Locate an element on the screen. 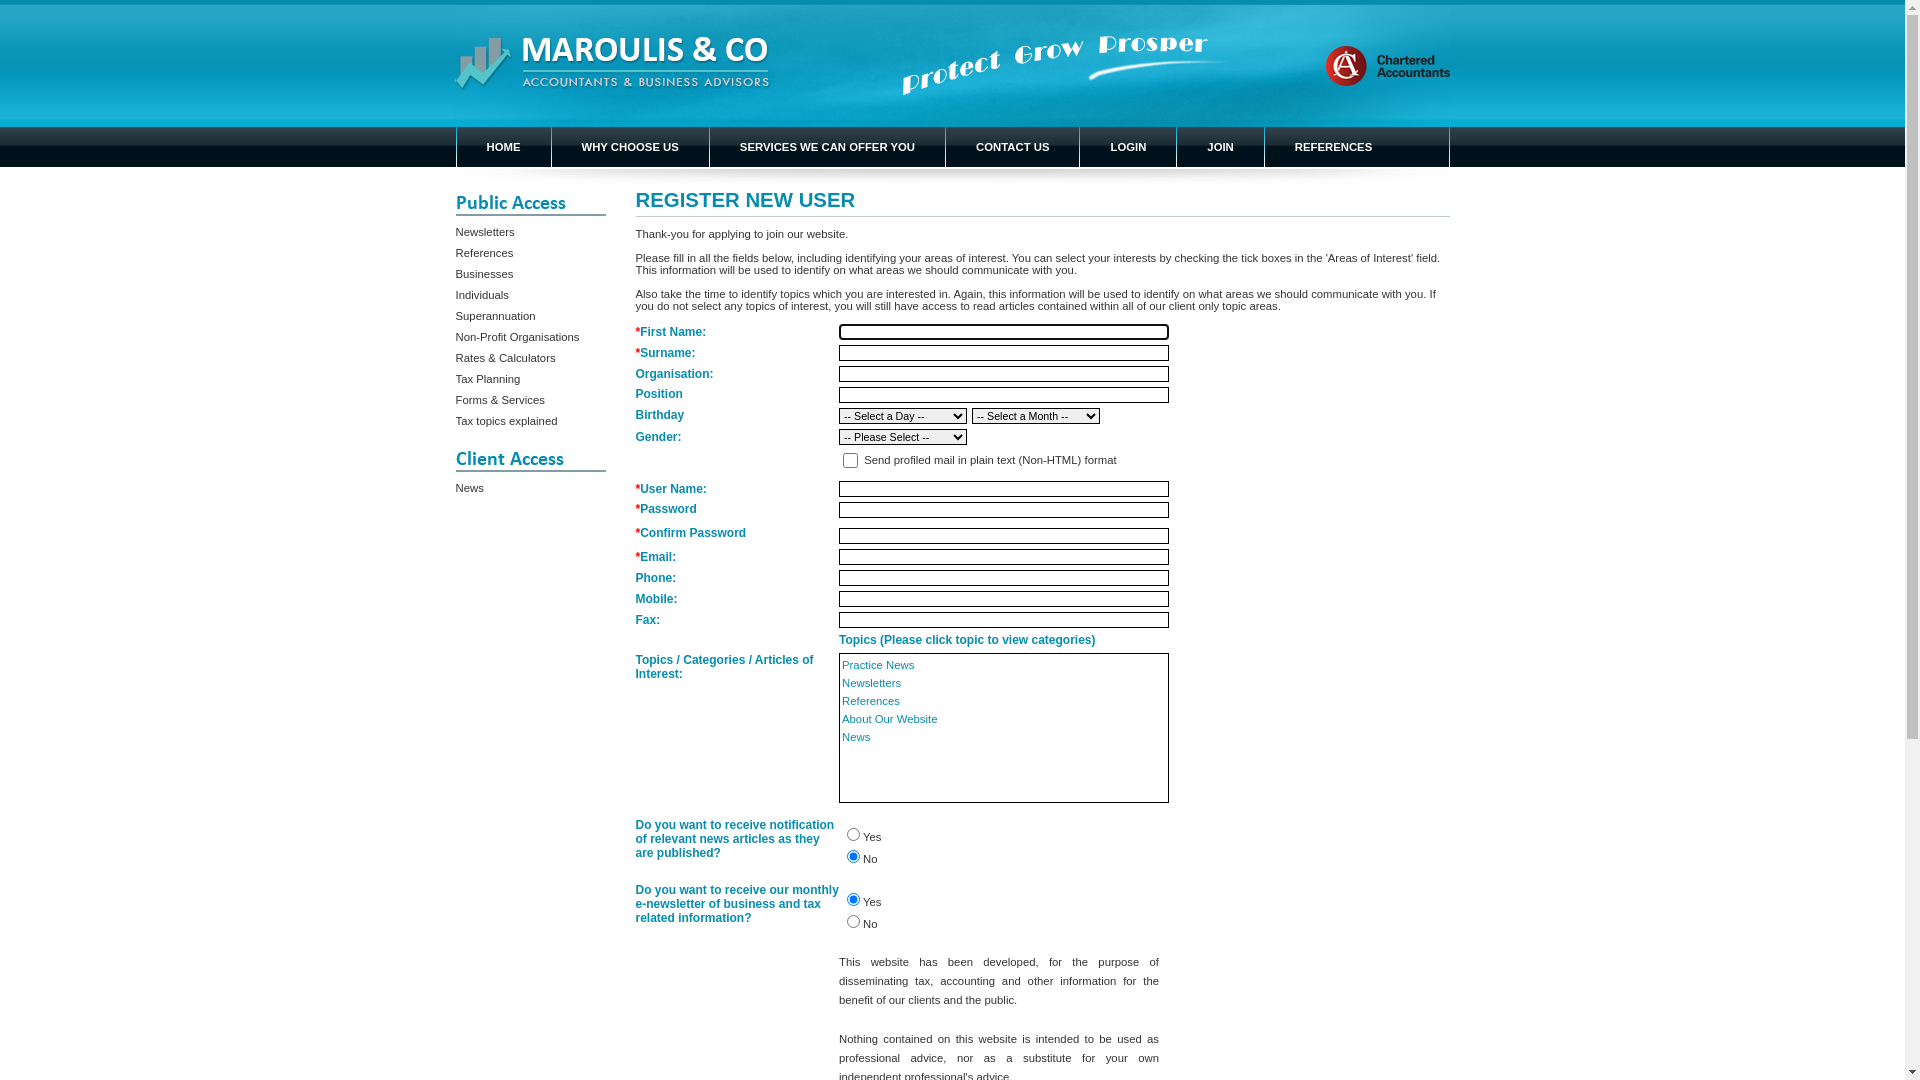  'LOGIN' is located at coordinates (1128, 145).